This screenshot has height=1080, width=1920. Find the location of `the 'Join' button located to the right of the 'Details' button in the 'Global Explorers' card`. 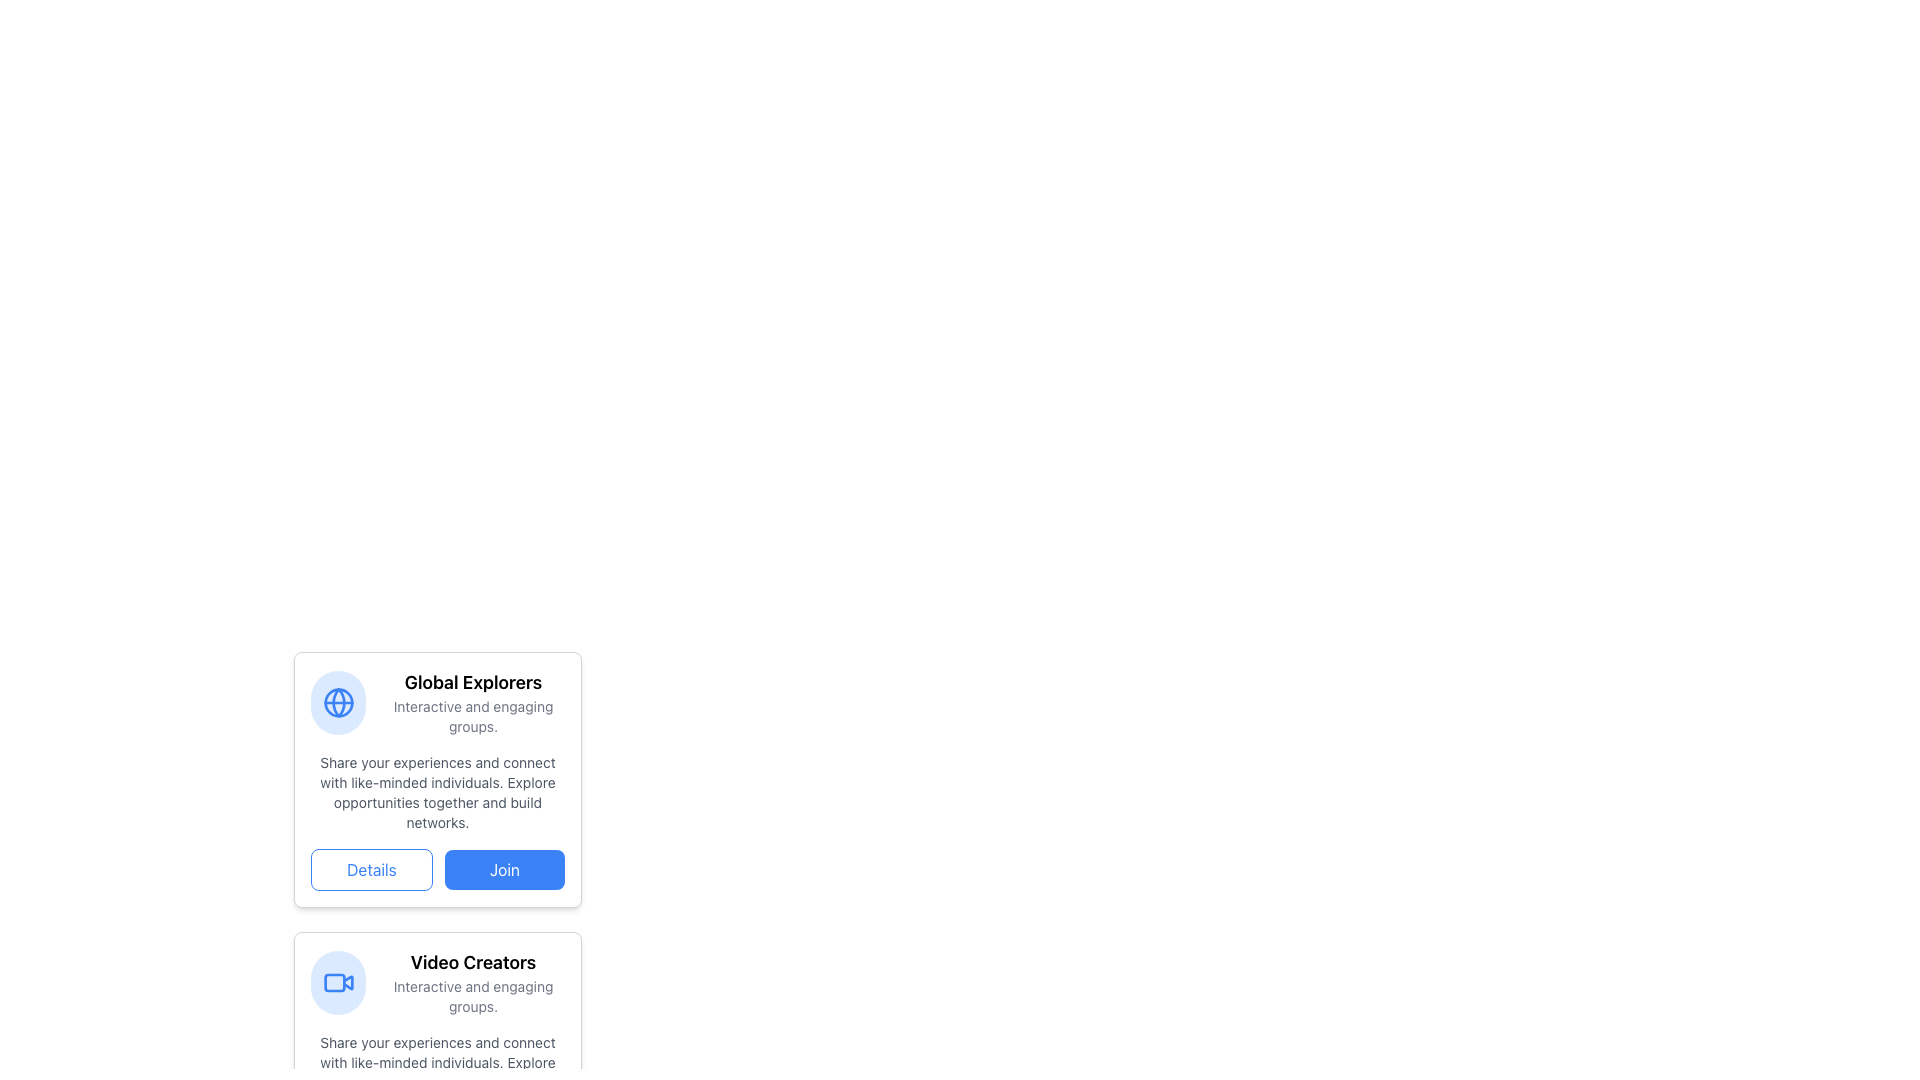

the 'Join' button located to the right of the 'Details' button in the 'Global Explorers' card is located at coordinates (504, 869).